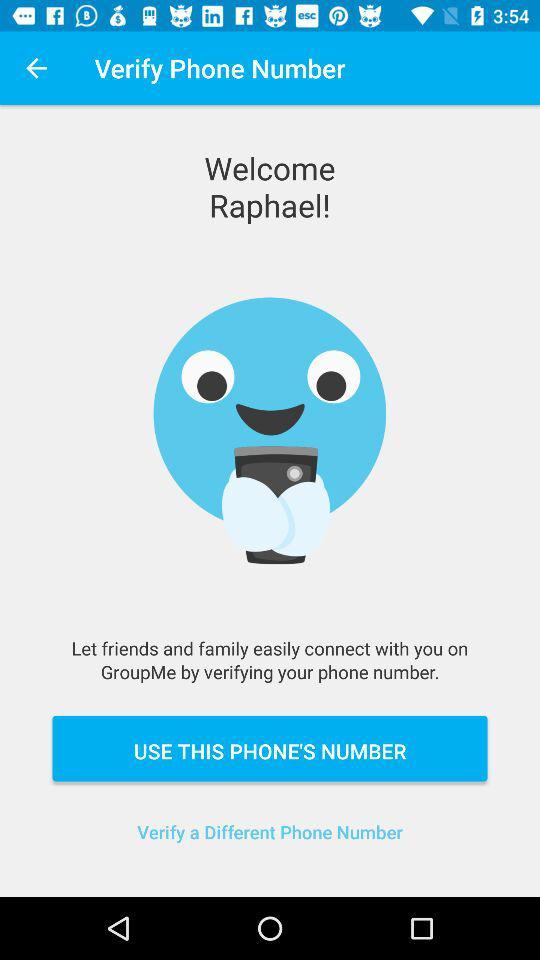 The height and width of the screenshot is (960, 540). Describe the element at coordinates (270, 747) in the screenshot. I see `use this phone` at that location.